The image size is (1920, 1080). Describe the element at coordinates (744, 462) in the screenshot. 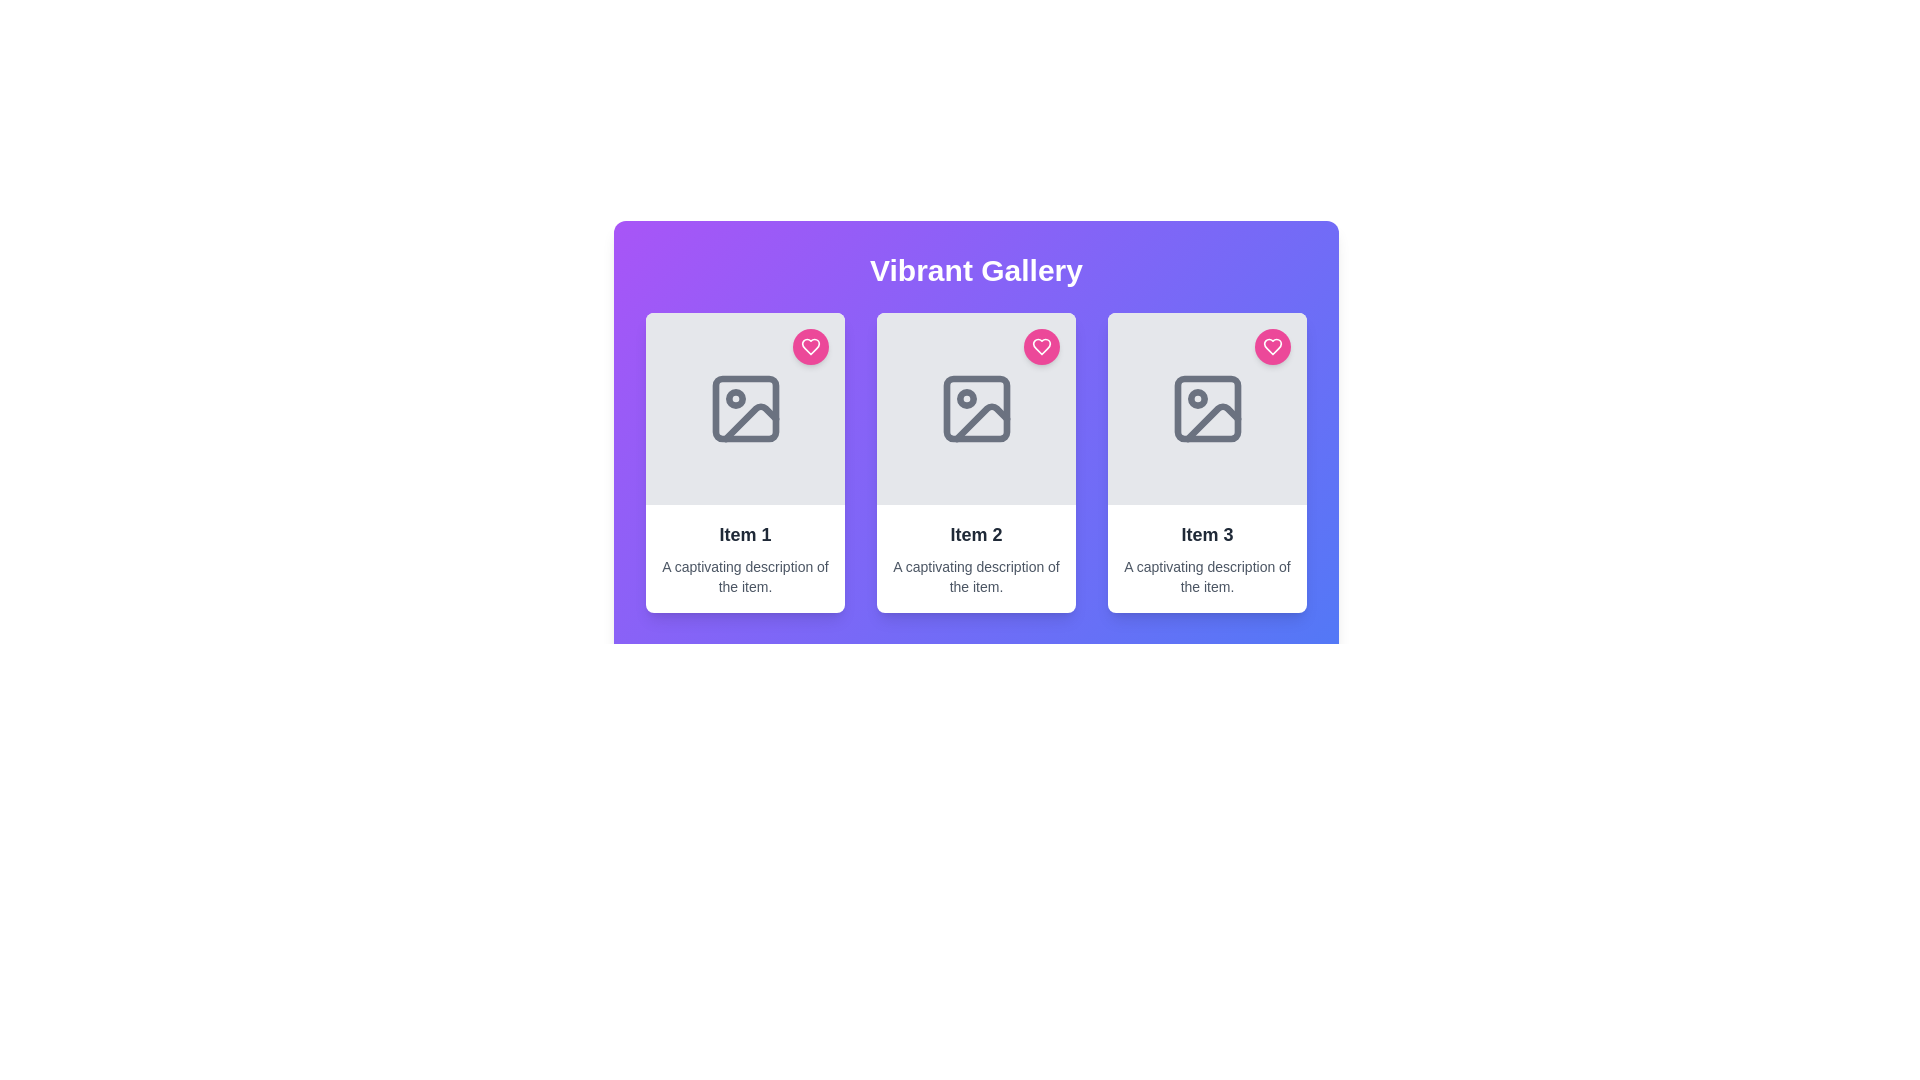

I see `the first Card element in the grid that displays an item summary` at that location.